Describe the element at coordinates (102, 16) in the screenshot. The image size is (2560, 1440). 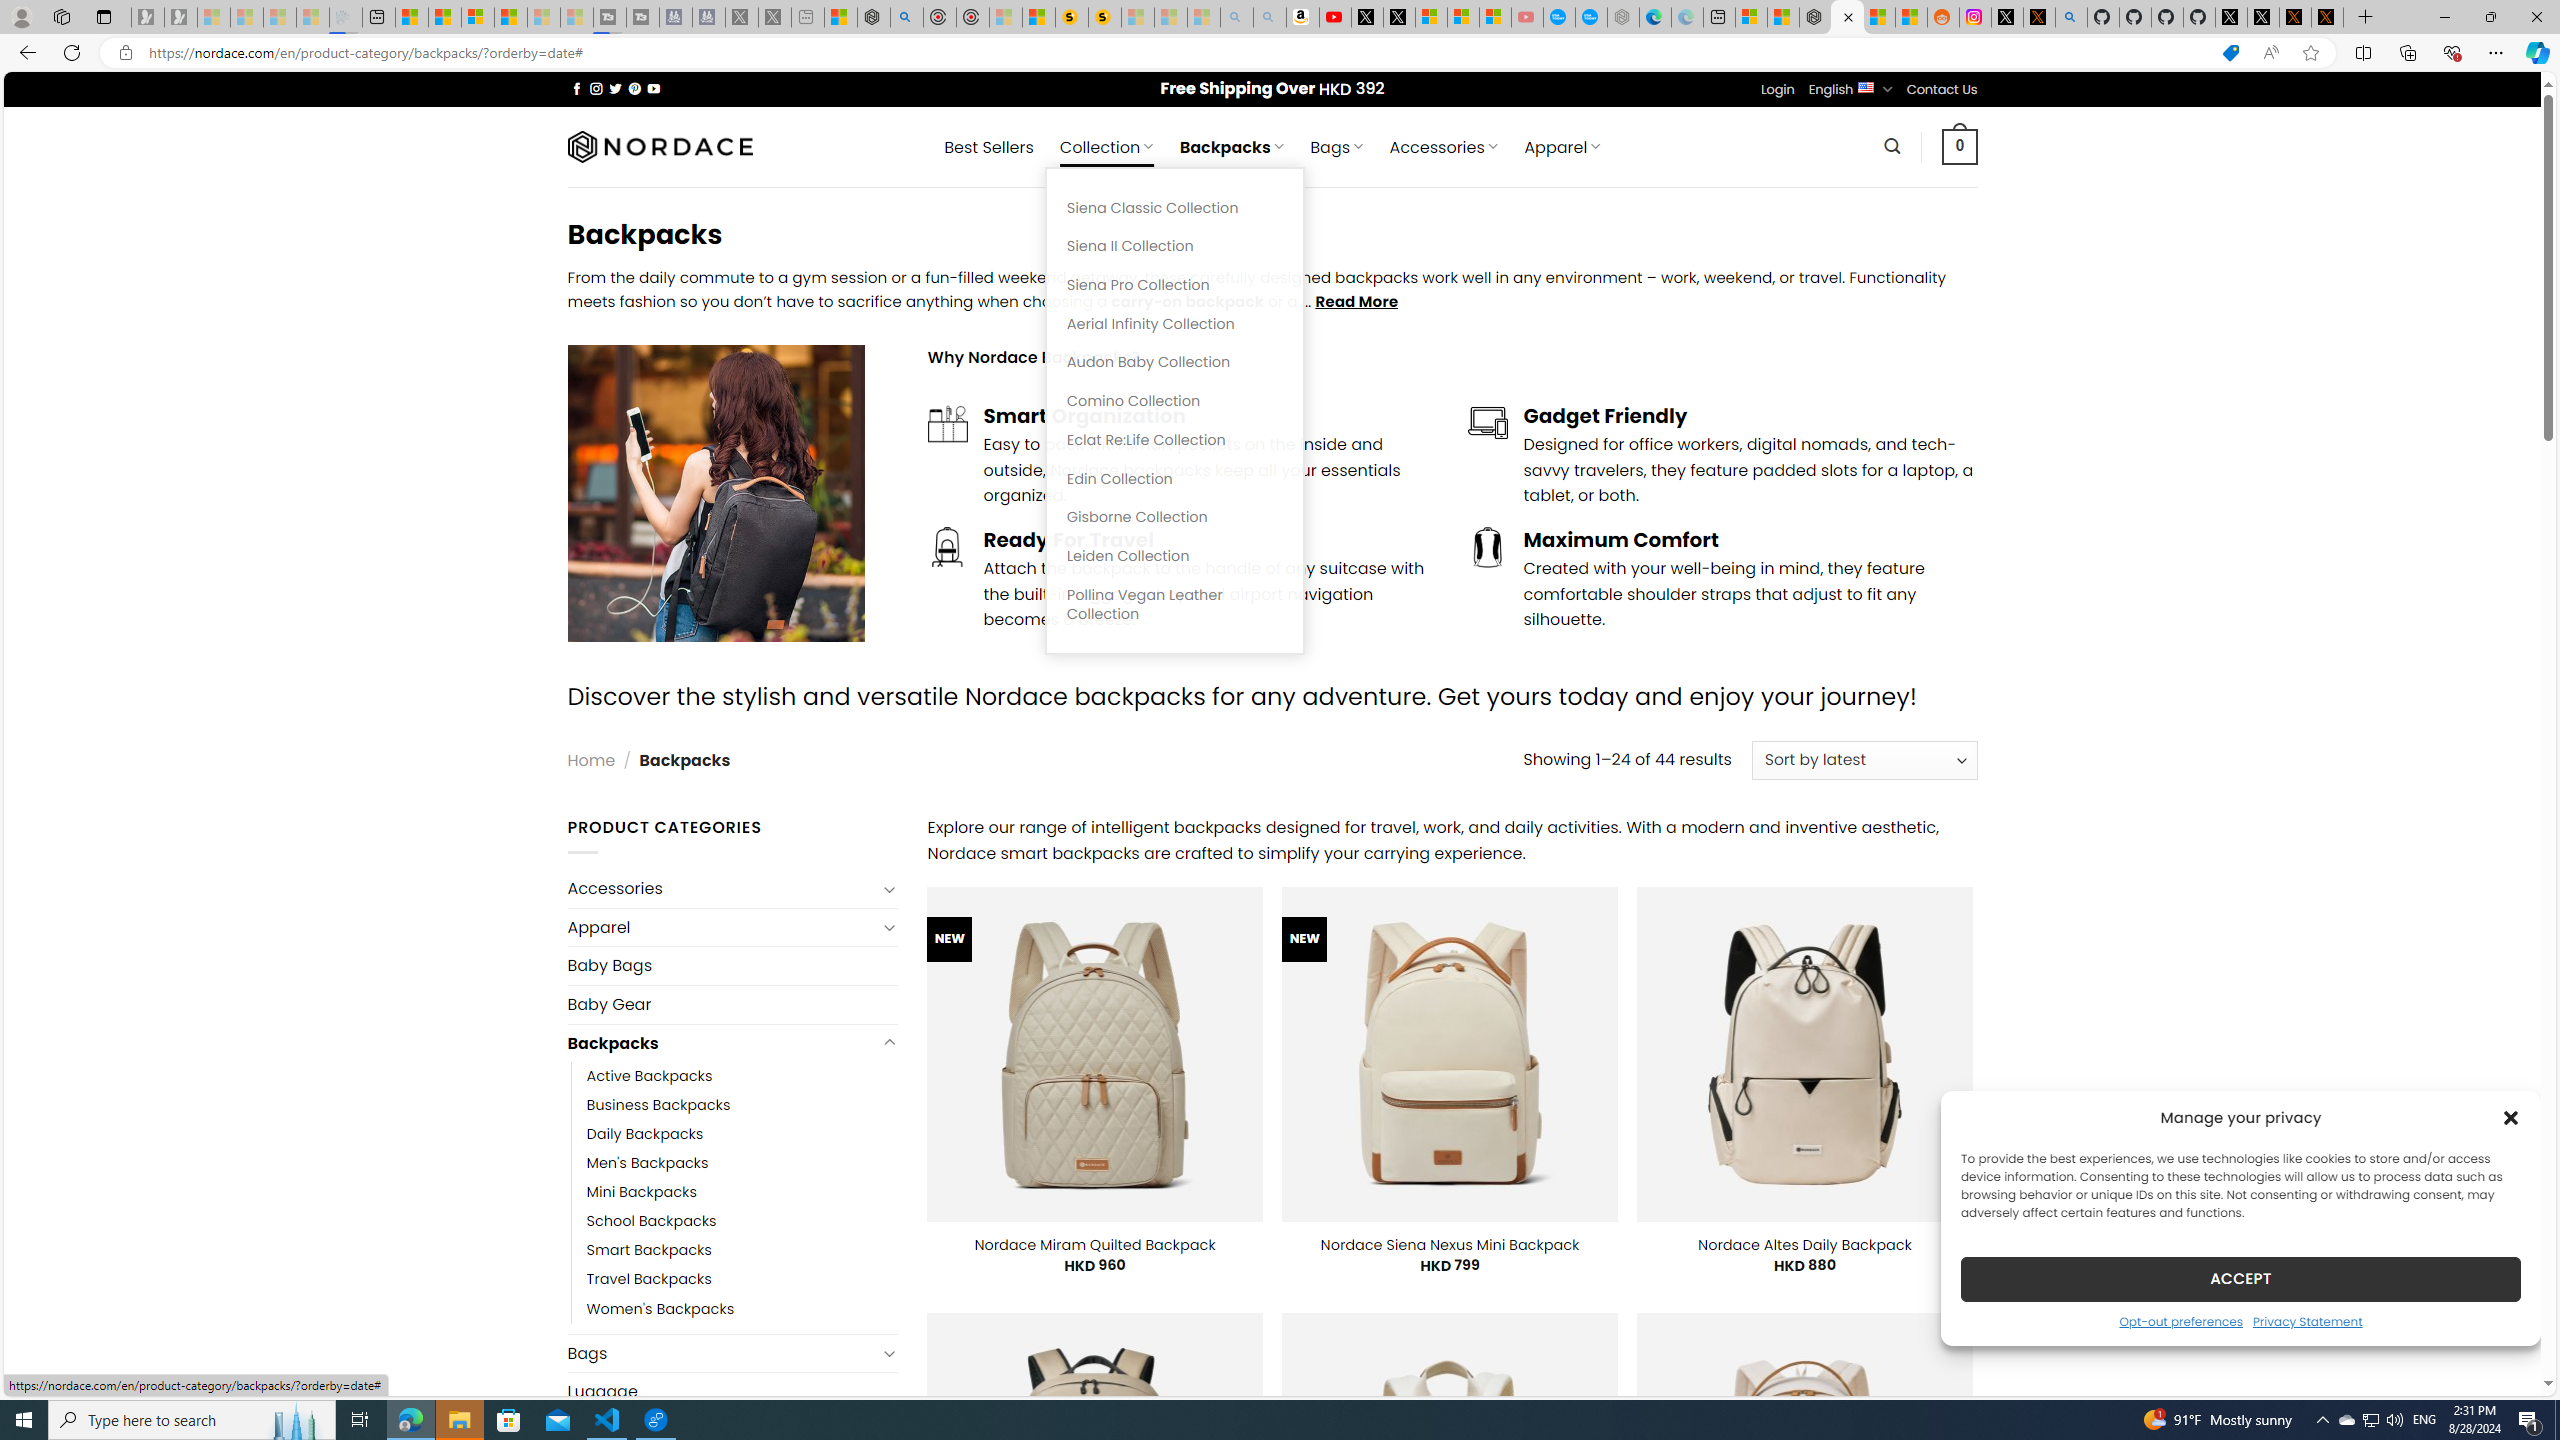
I see `'Tab actions menu'` at that location.